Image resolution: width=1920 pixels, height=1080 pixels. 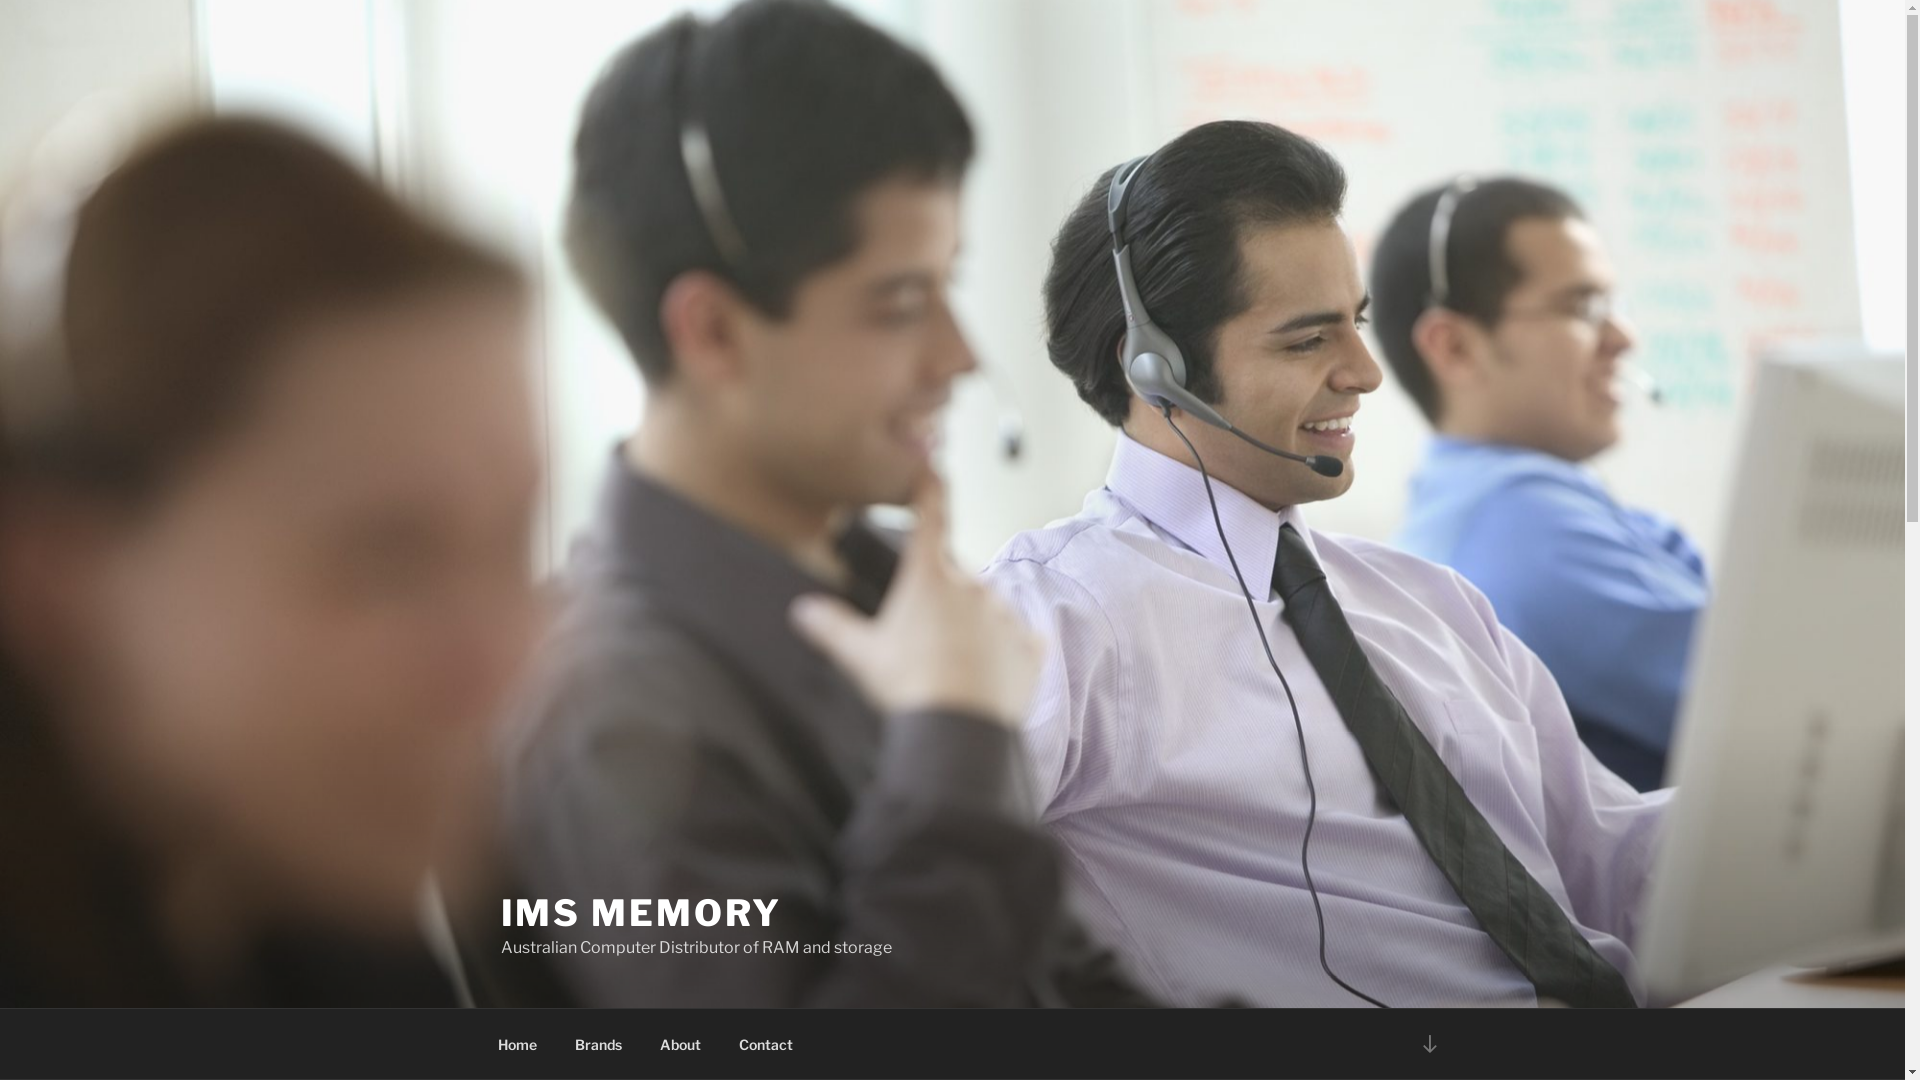 I want to click on 'Scroll down to content', so click(x=1428, y=1042).